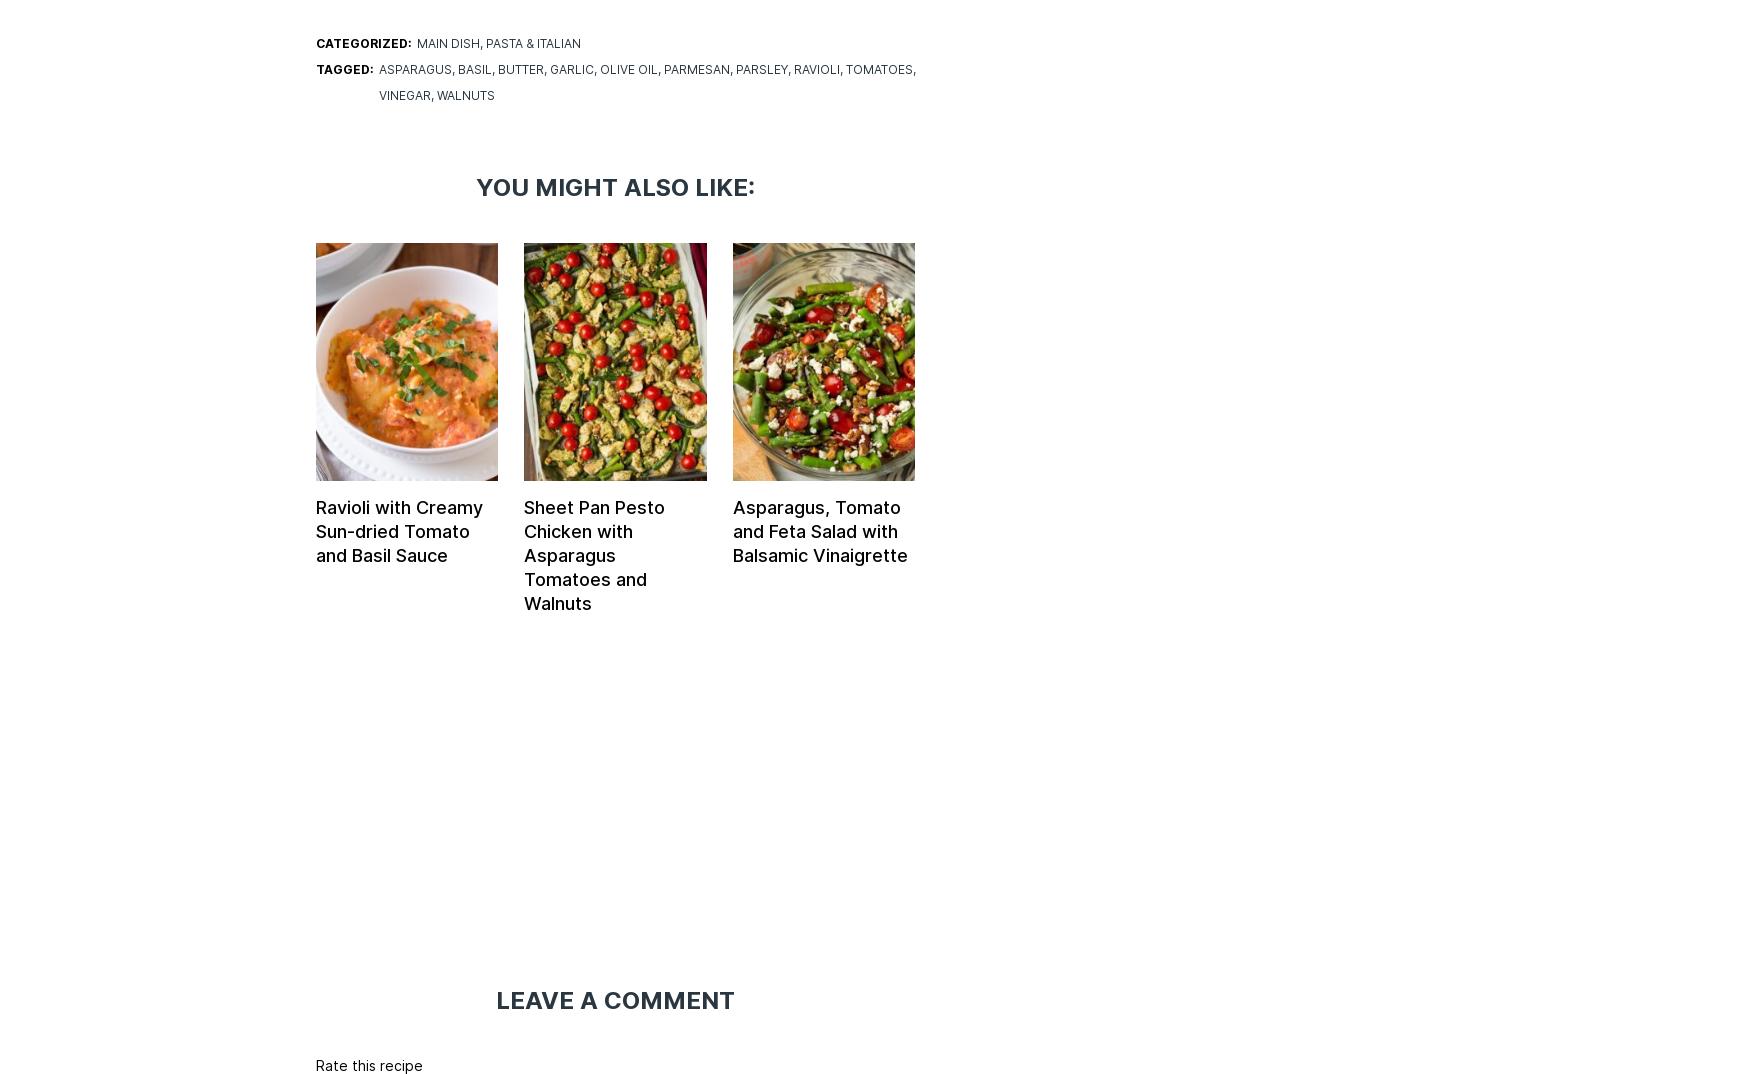 The width and height of the screenshot is (1751, 1074). Describe the element at coordinates (495, 69) in the screenshot. I see `'butter'` at that location.